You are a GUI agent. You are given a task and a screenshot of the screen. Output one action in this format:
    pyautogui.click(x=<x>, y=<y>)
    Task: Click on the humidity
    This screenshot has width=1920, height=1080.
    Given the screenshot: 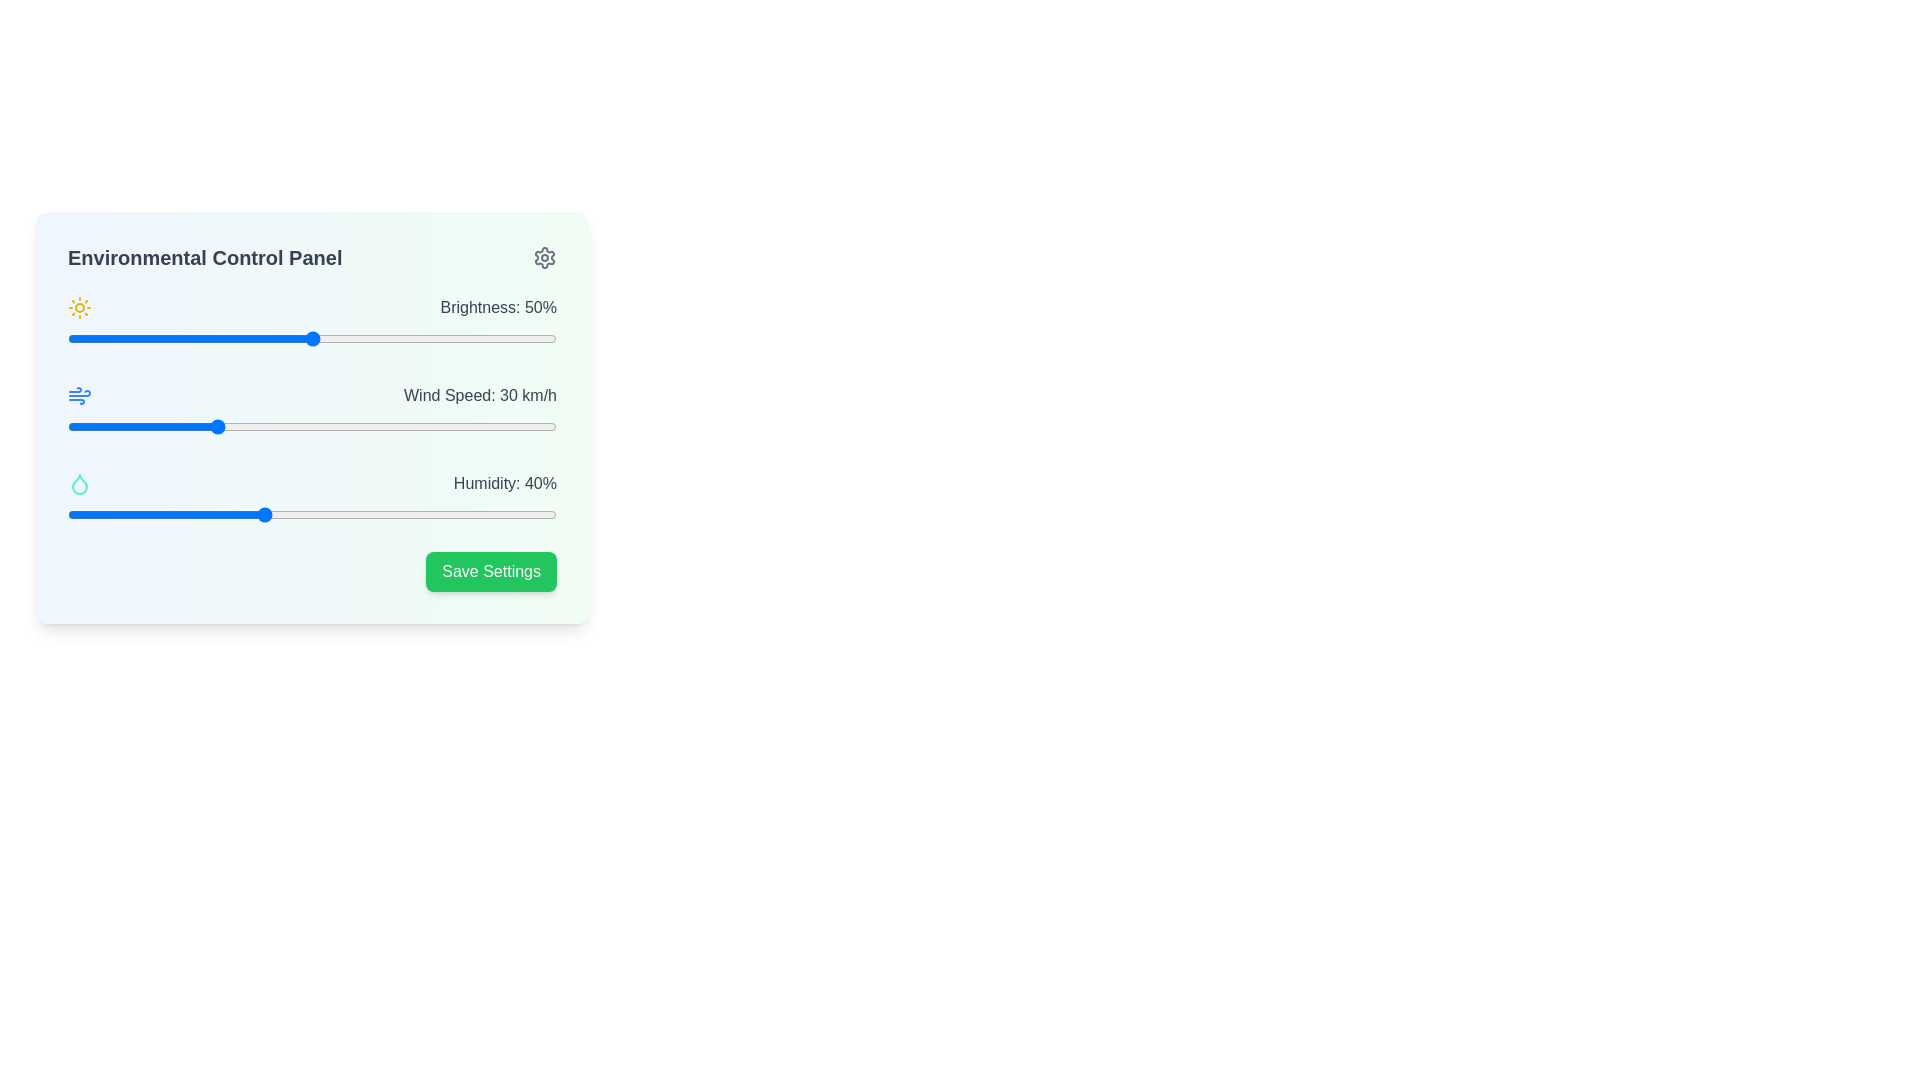 What is the action you would take?
    pyautogui.click(x=125, y=514)
    